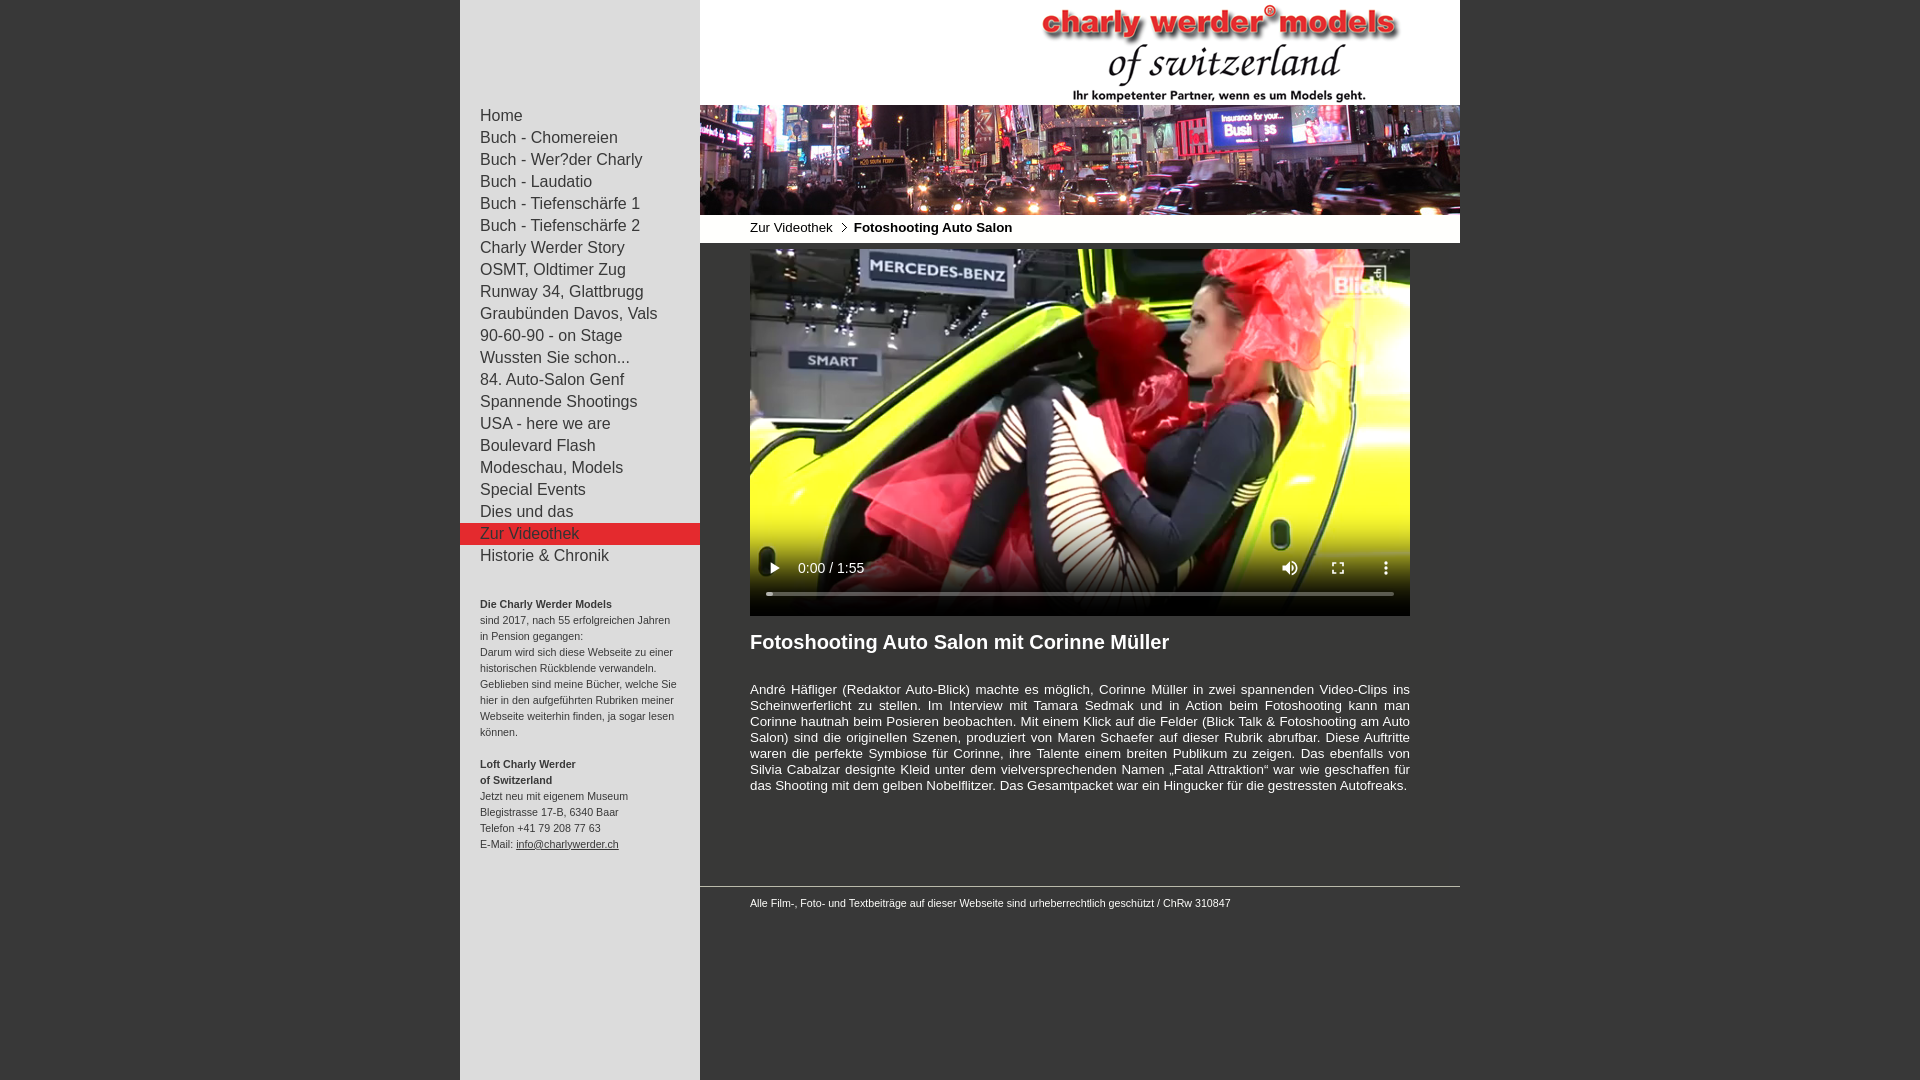 Image resolution: width=1920 pixels, height=1080 pixels. I want to click on 'Buch - Laudatio', so click(569, 181).